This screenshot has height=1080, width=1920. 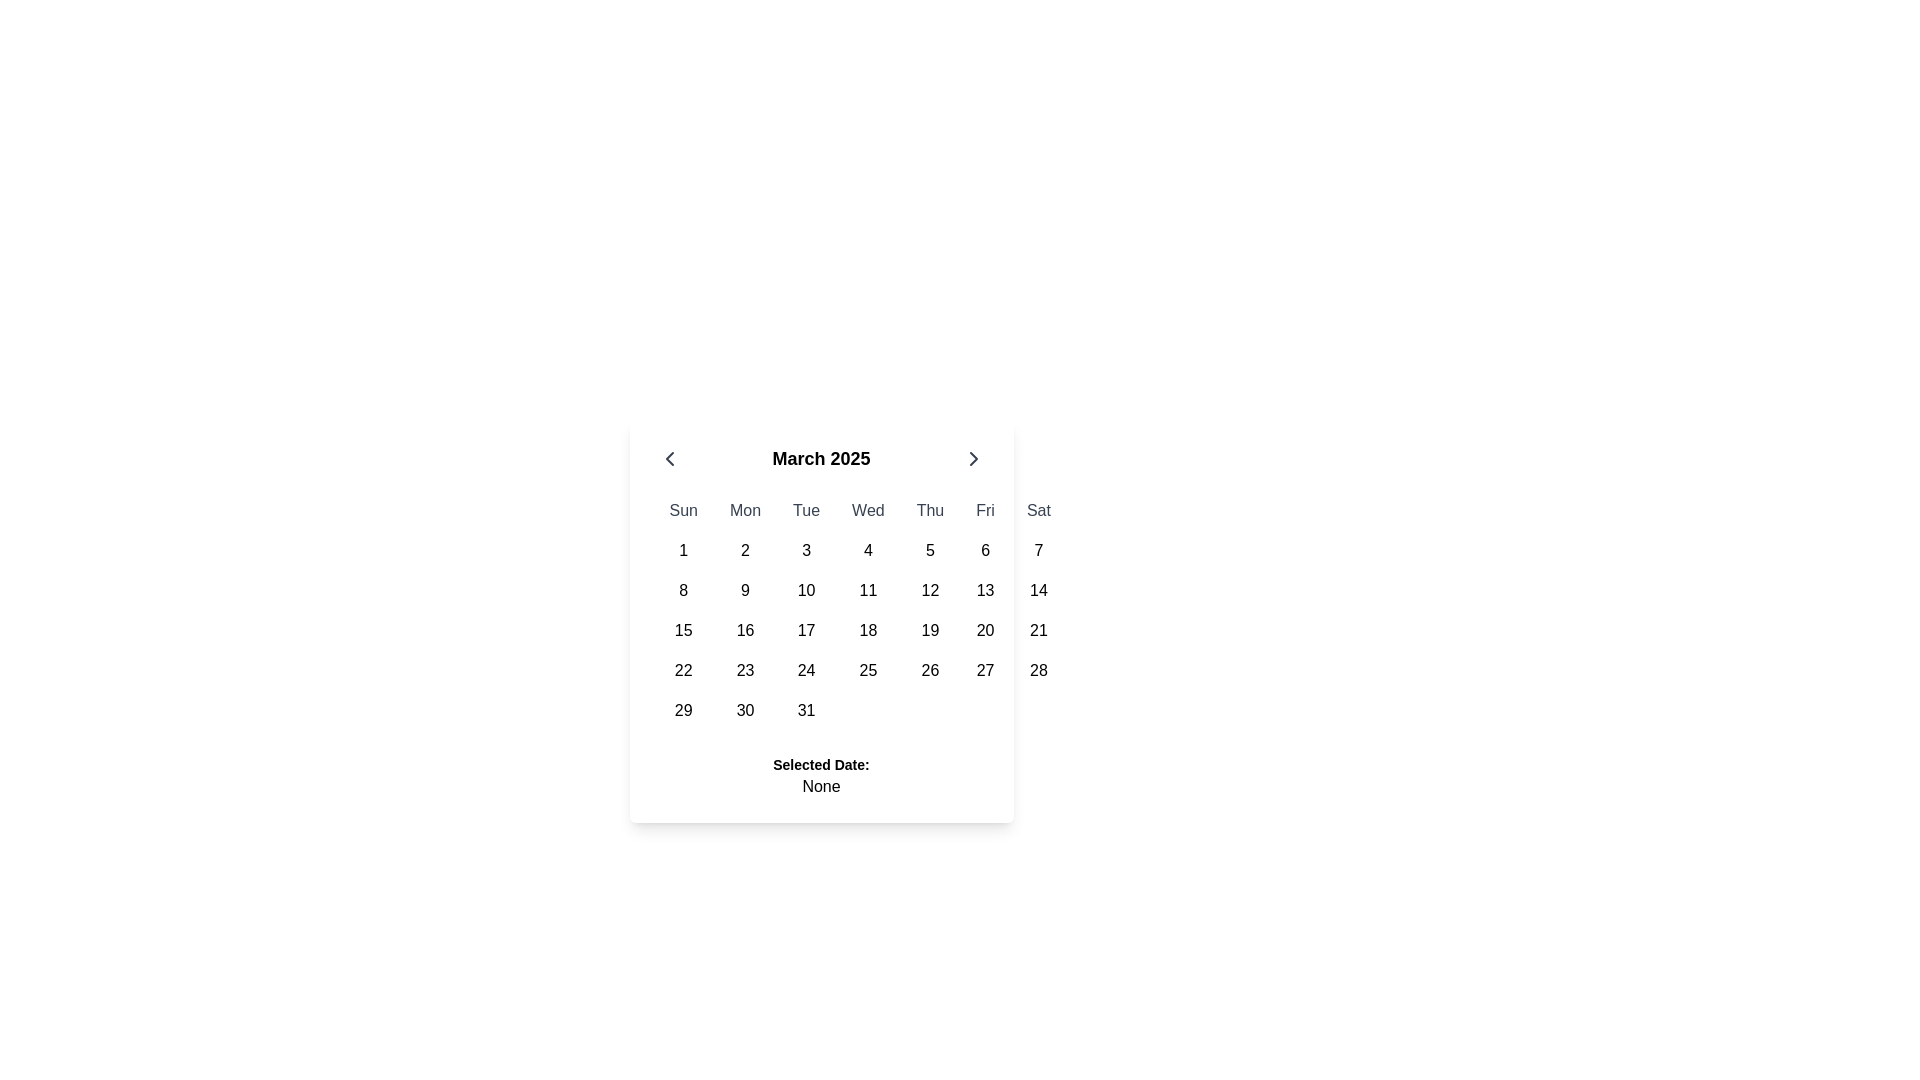 I want to click on the 'Sun' text label, which is the first item in the horizontally arranged list of day abbreviations in the calendar interface, so click(x=683, y=509).